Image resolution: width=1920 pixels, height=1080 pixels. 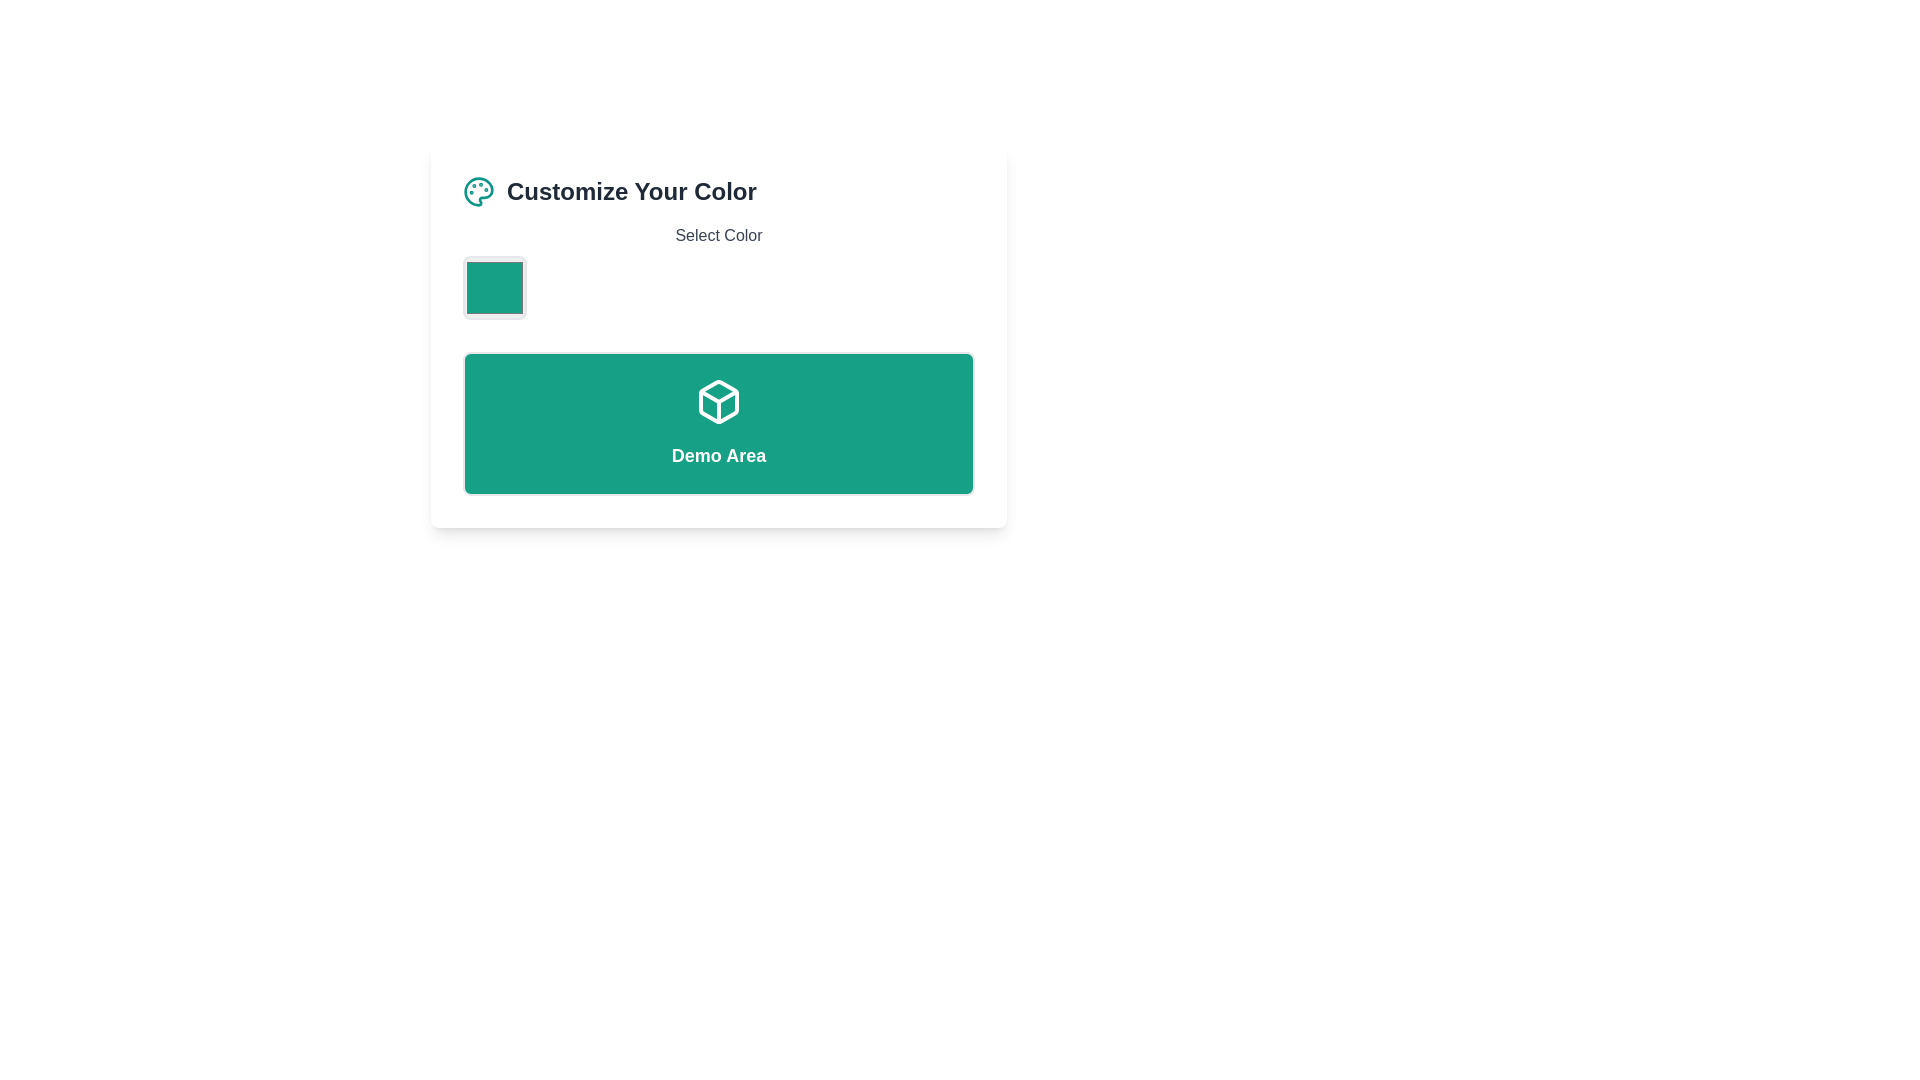 I want to click on the text label reading 'Demo Area' that is styled with a white color, bold font, and medium-large size, located on a green rectangular background below an icon, so click(x=719, y=455).